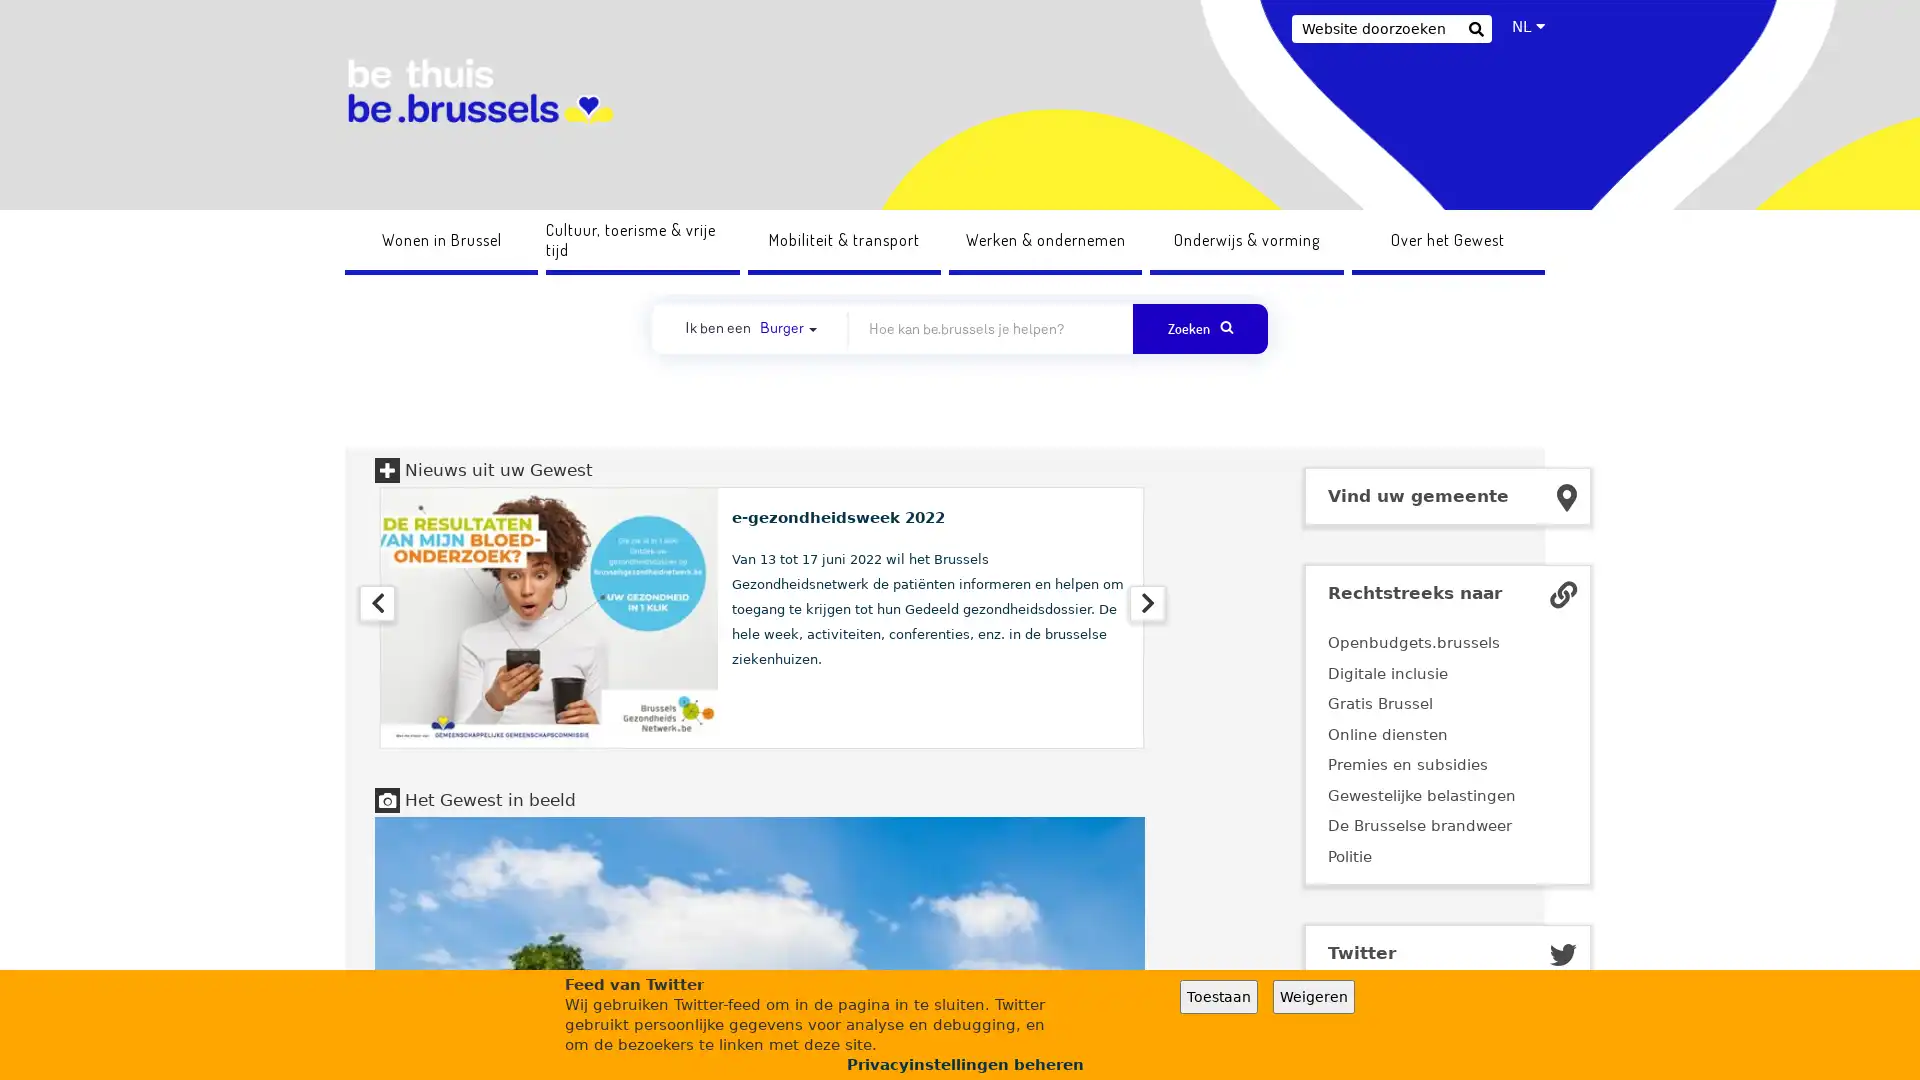 This screenshot has width=1920, height=1080. I want to click on Toestaan, so click(1218, 996).